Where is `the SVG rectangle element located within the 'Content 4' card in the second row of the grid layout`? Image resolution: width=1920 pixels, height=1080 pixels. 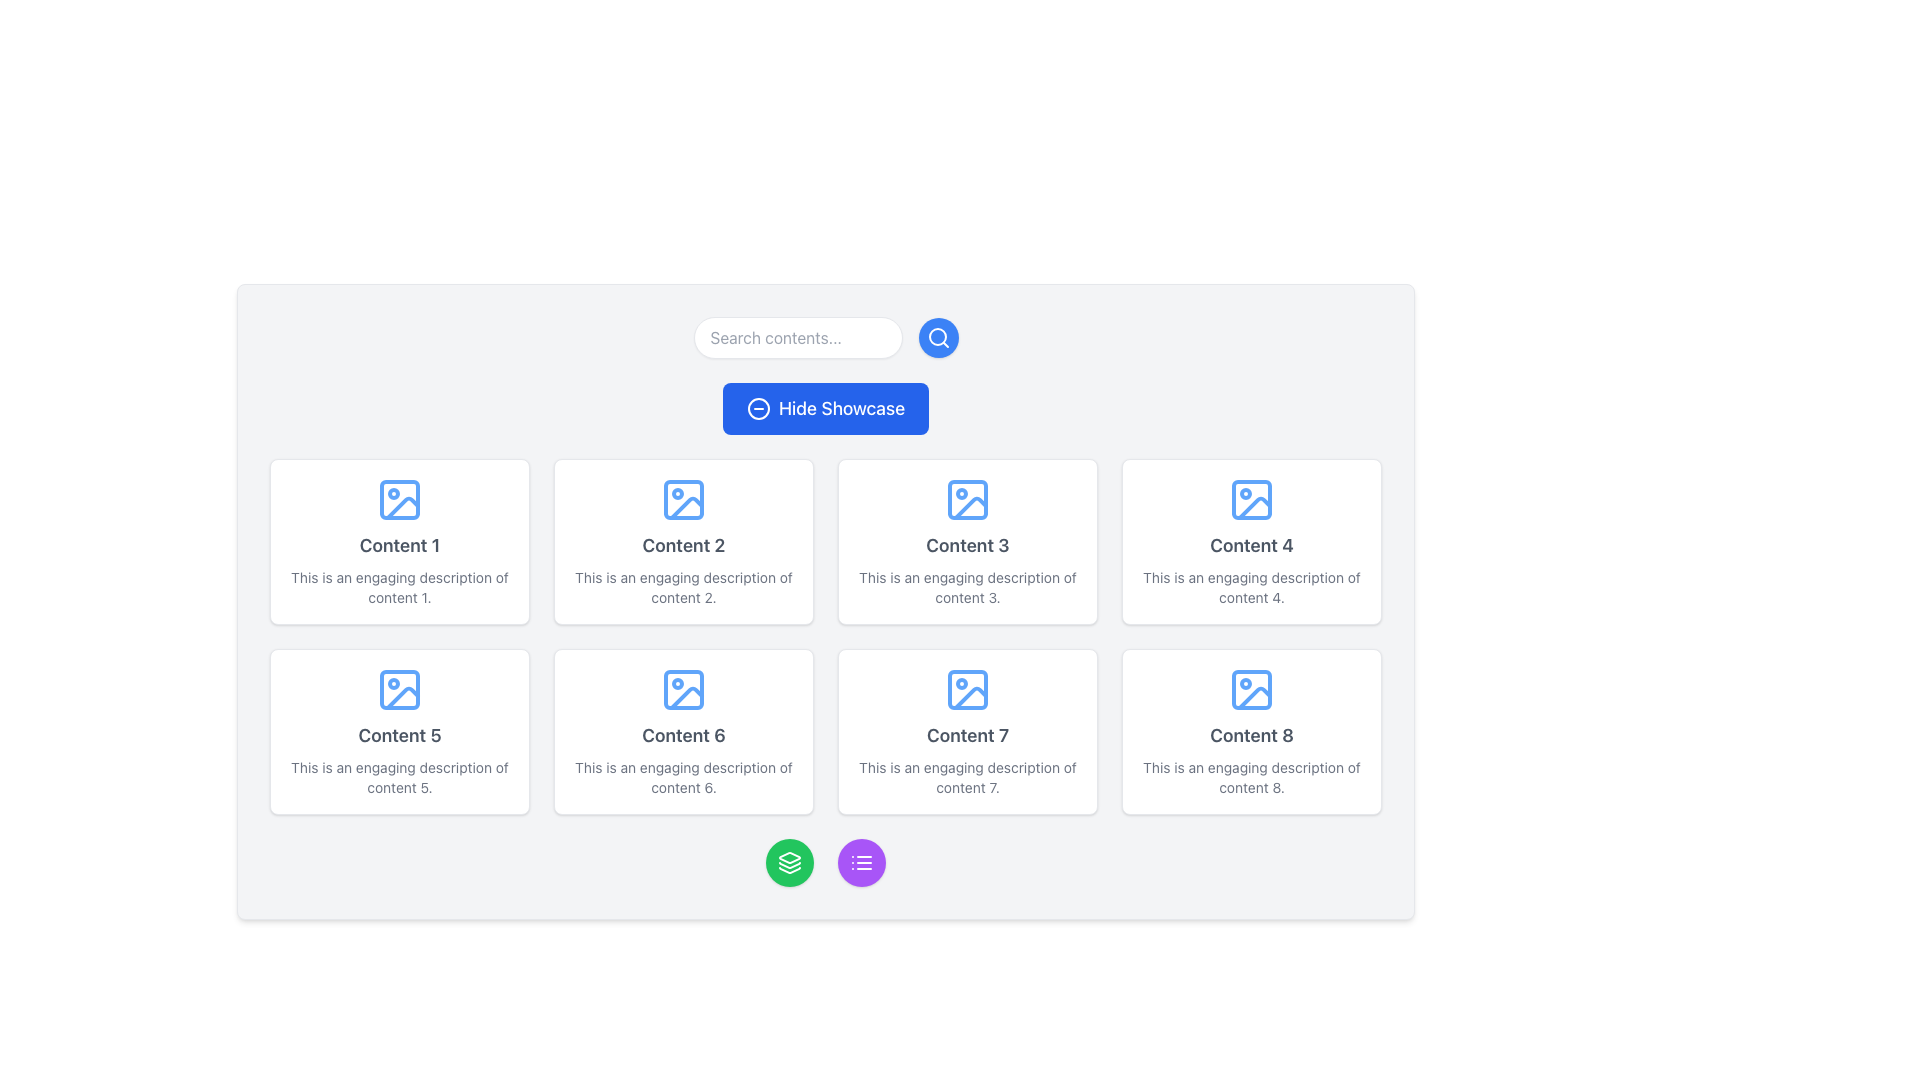 the SVG rectangle element located within the 'Content 4' card in the second row of the grid layout is located at coordinates (1251, 499).